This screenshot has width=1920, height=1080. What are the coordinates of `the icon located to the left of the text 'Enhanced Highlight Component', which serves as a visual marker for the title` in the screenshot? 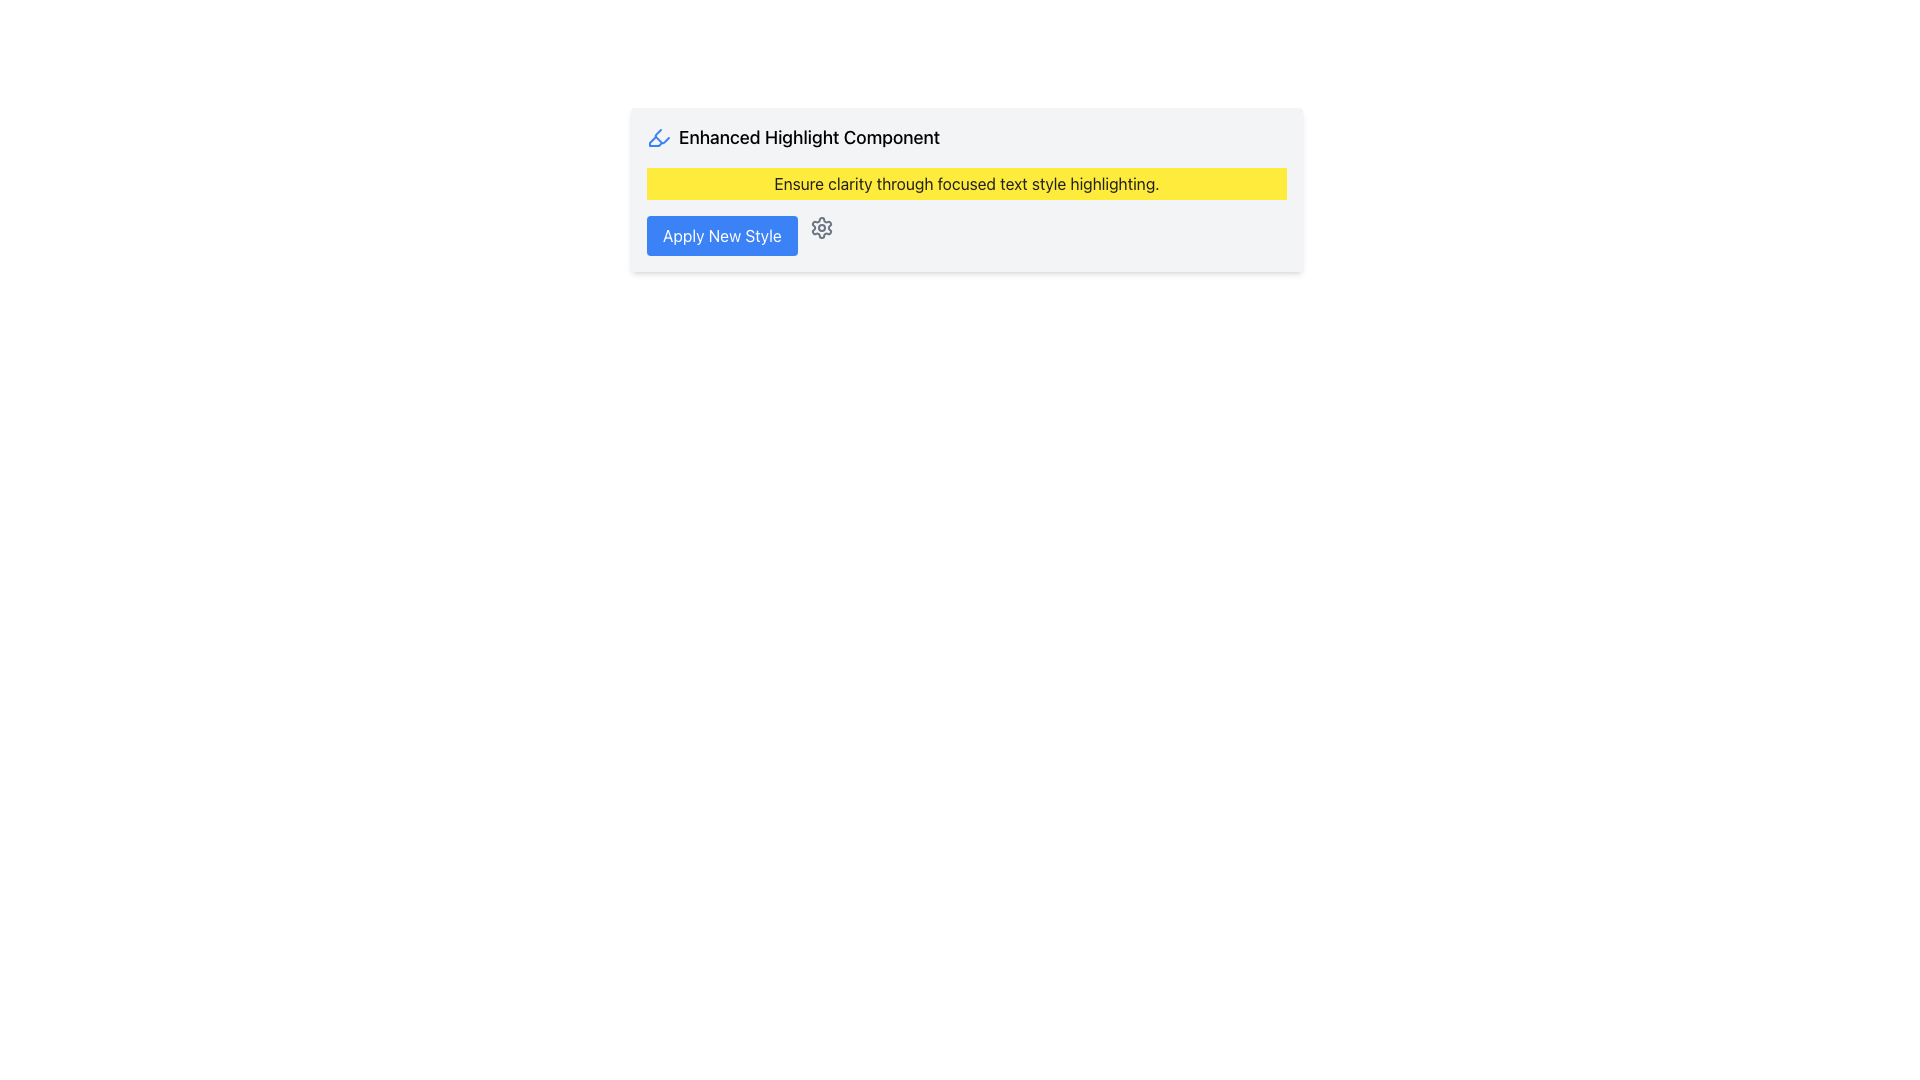 It's located at (658, 137).